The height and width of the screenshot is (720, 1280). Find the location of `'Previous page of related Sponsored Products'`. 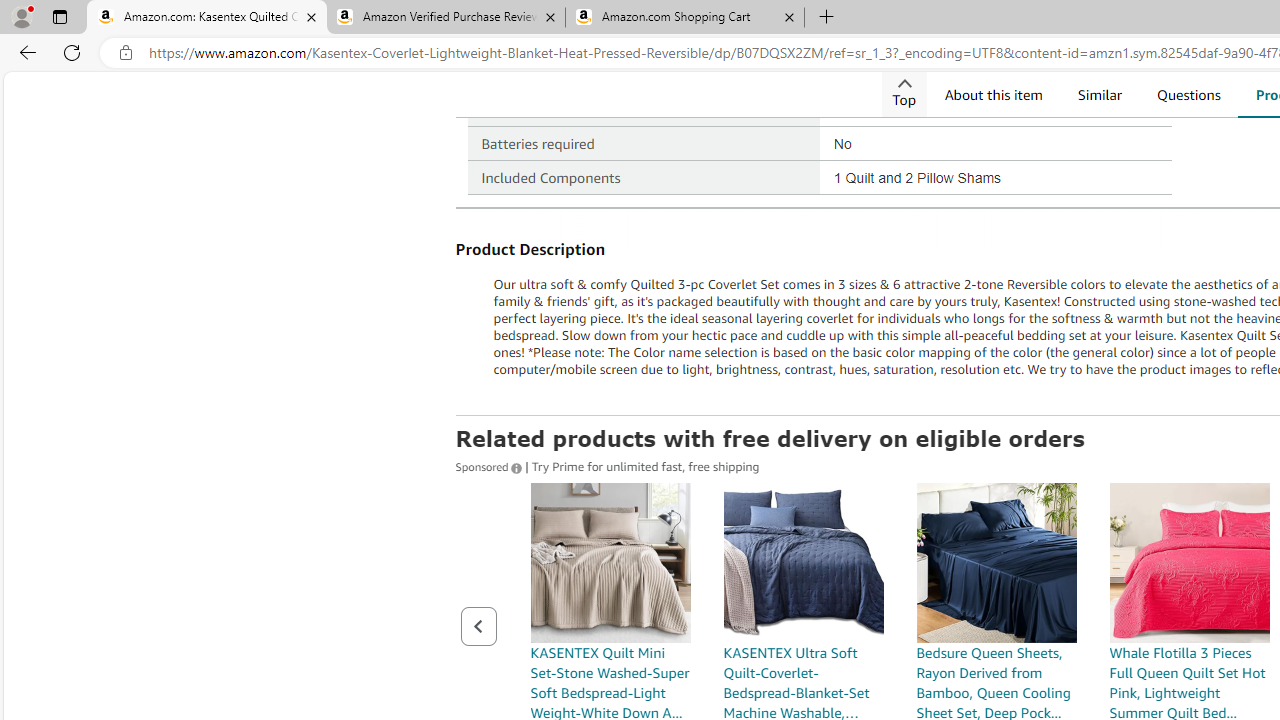

'Previous page of related Sponsored Products' is located at coordinates (477, 625).